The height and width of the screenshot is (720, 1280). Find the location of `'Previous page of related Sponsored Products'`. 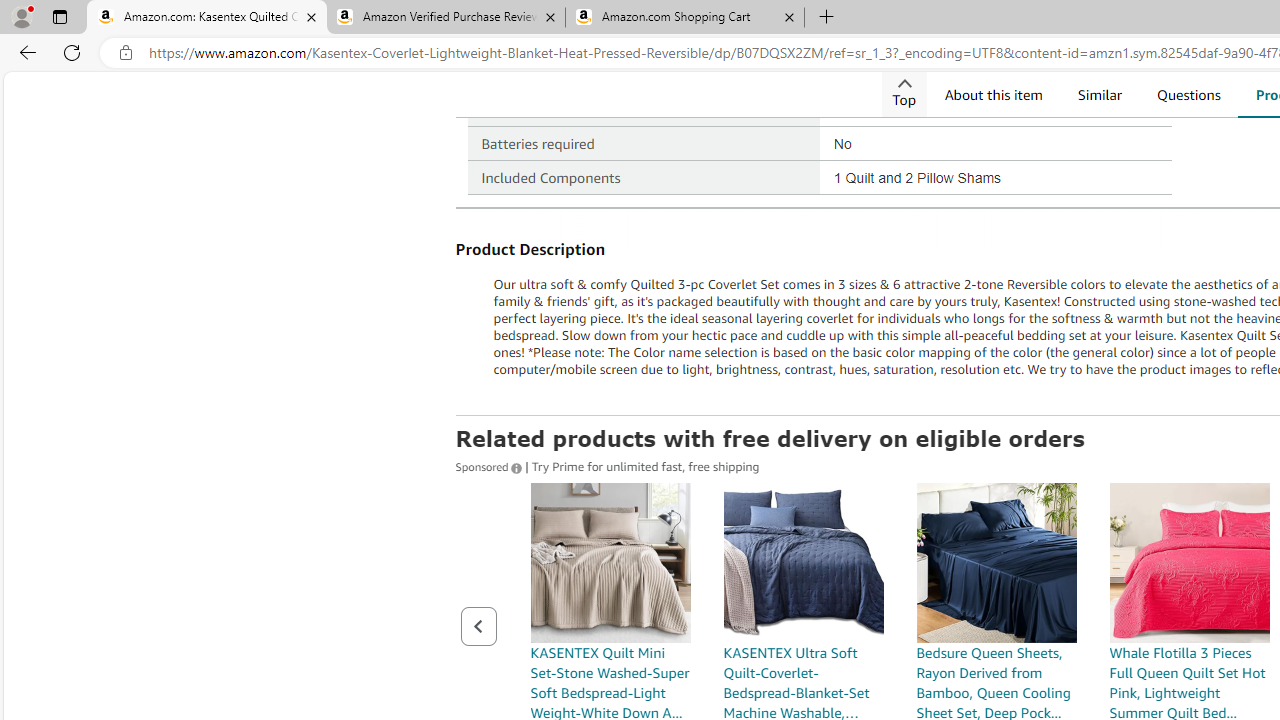

'Previous page of related Sponsored Products' is located at coordinates (477, 625).